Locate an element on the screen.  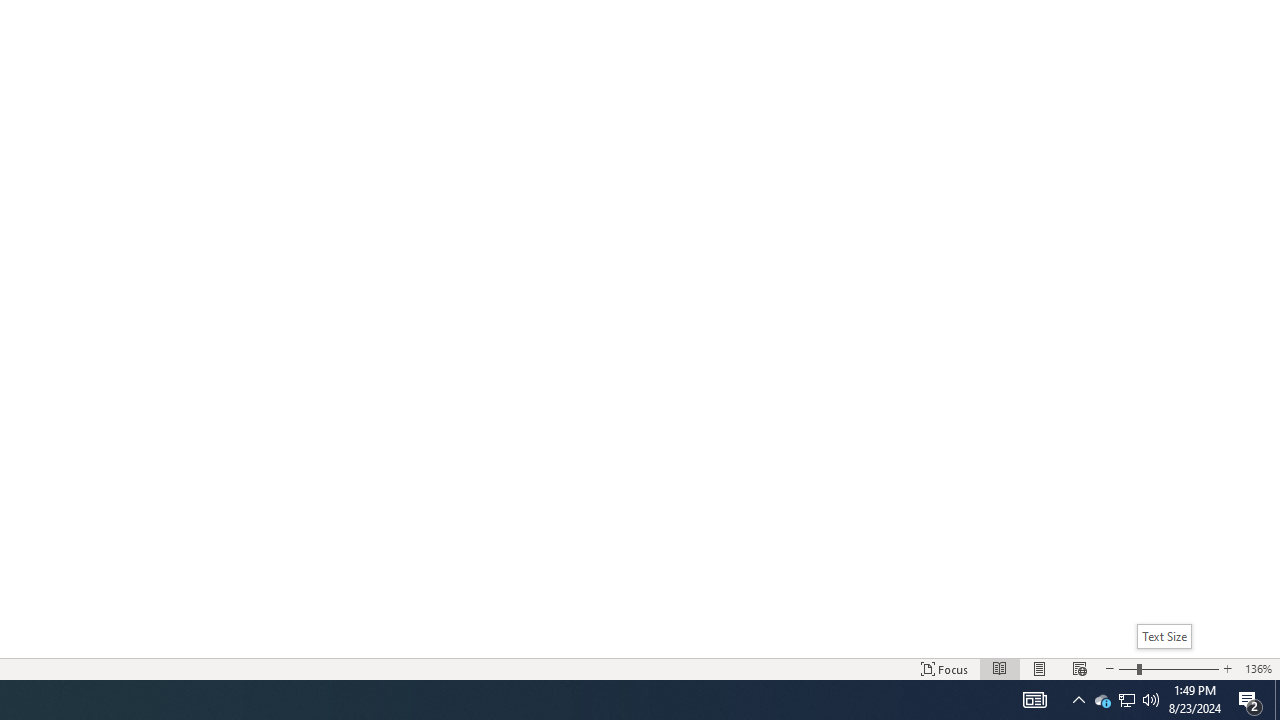
'Zoom In' is located at coordinates (1180, 669).